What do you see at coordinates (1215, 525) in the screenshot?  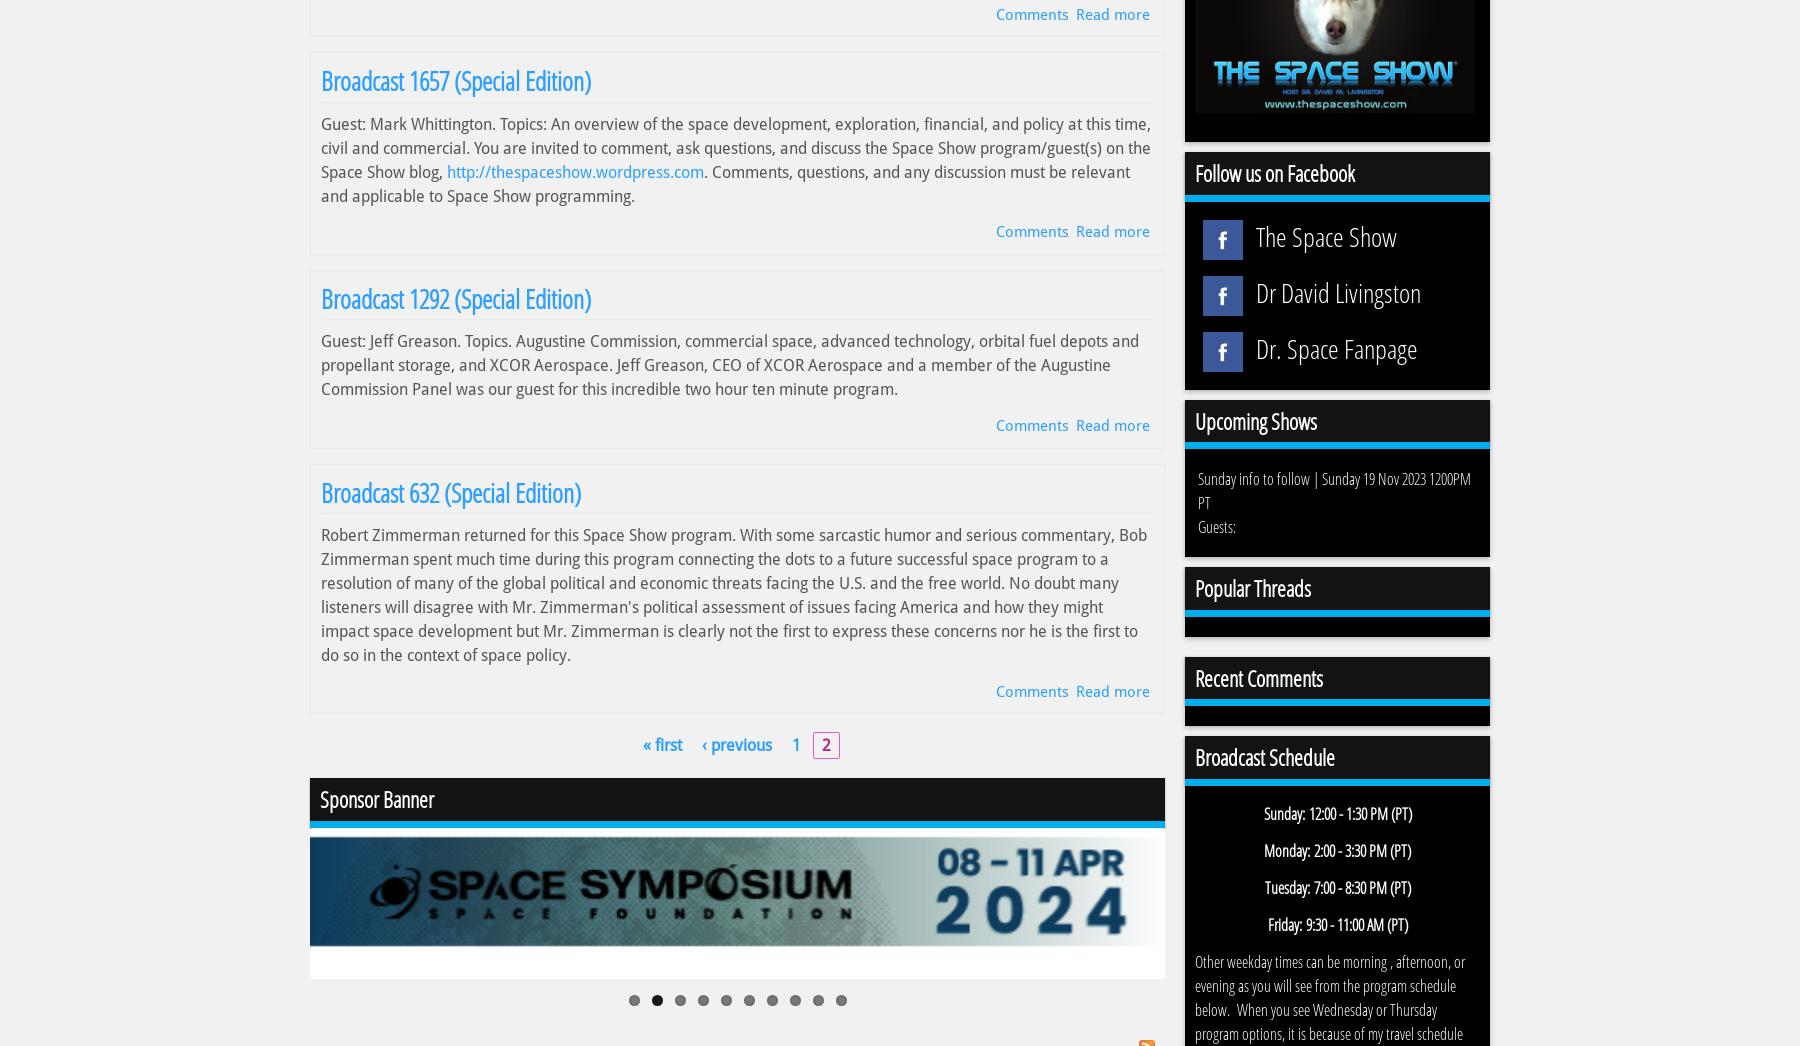 I see `'Guests:'` at bounding box center [1215, 525].